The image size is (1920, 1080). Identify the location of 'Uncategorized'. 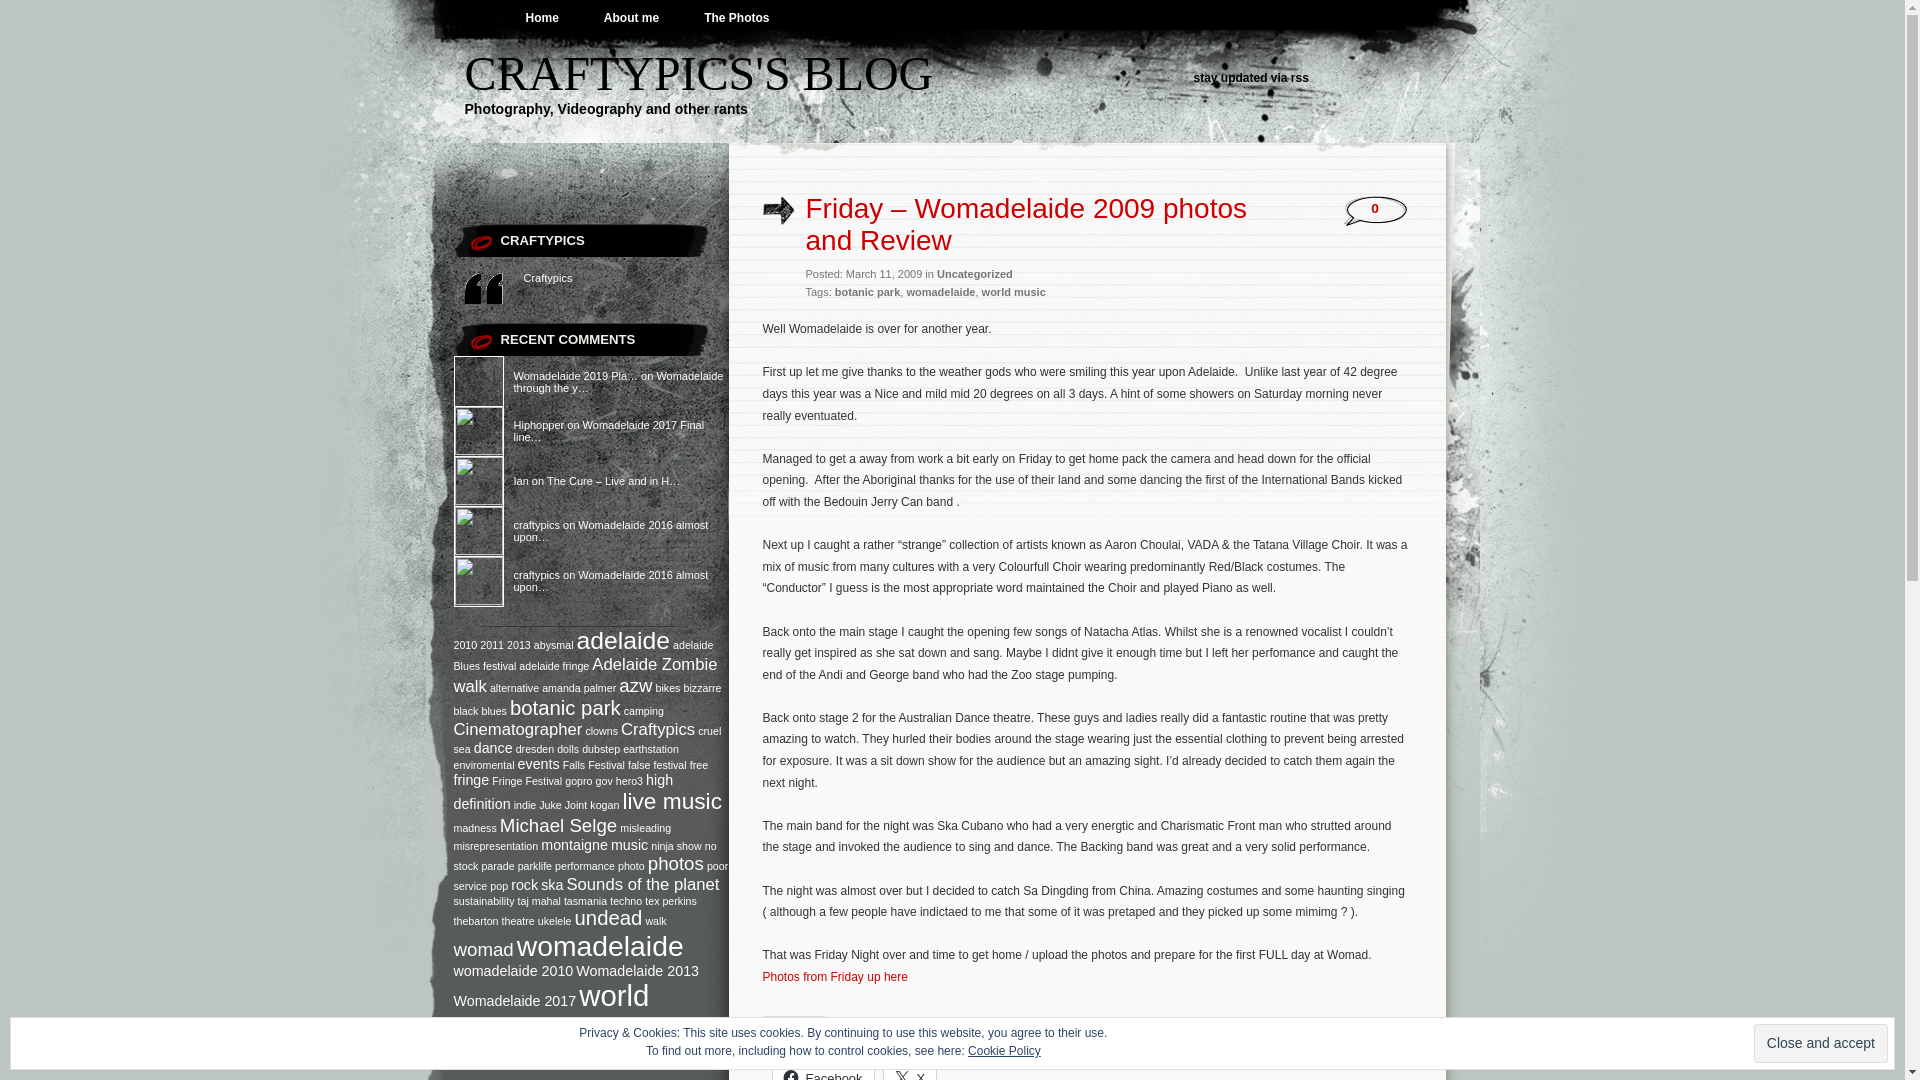
(935, 273).